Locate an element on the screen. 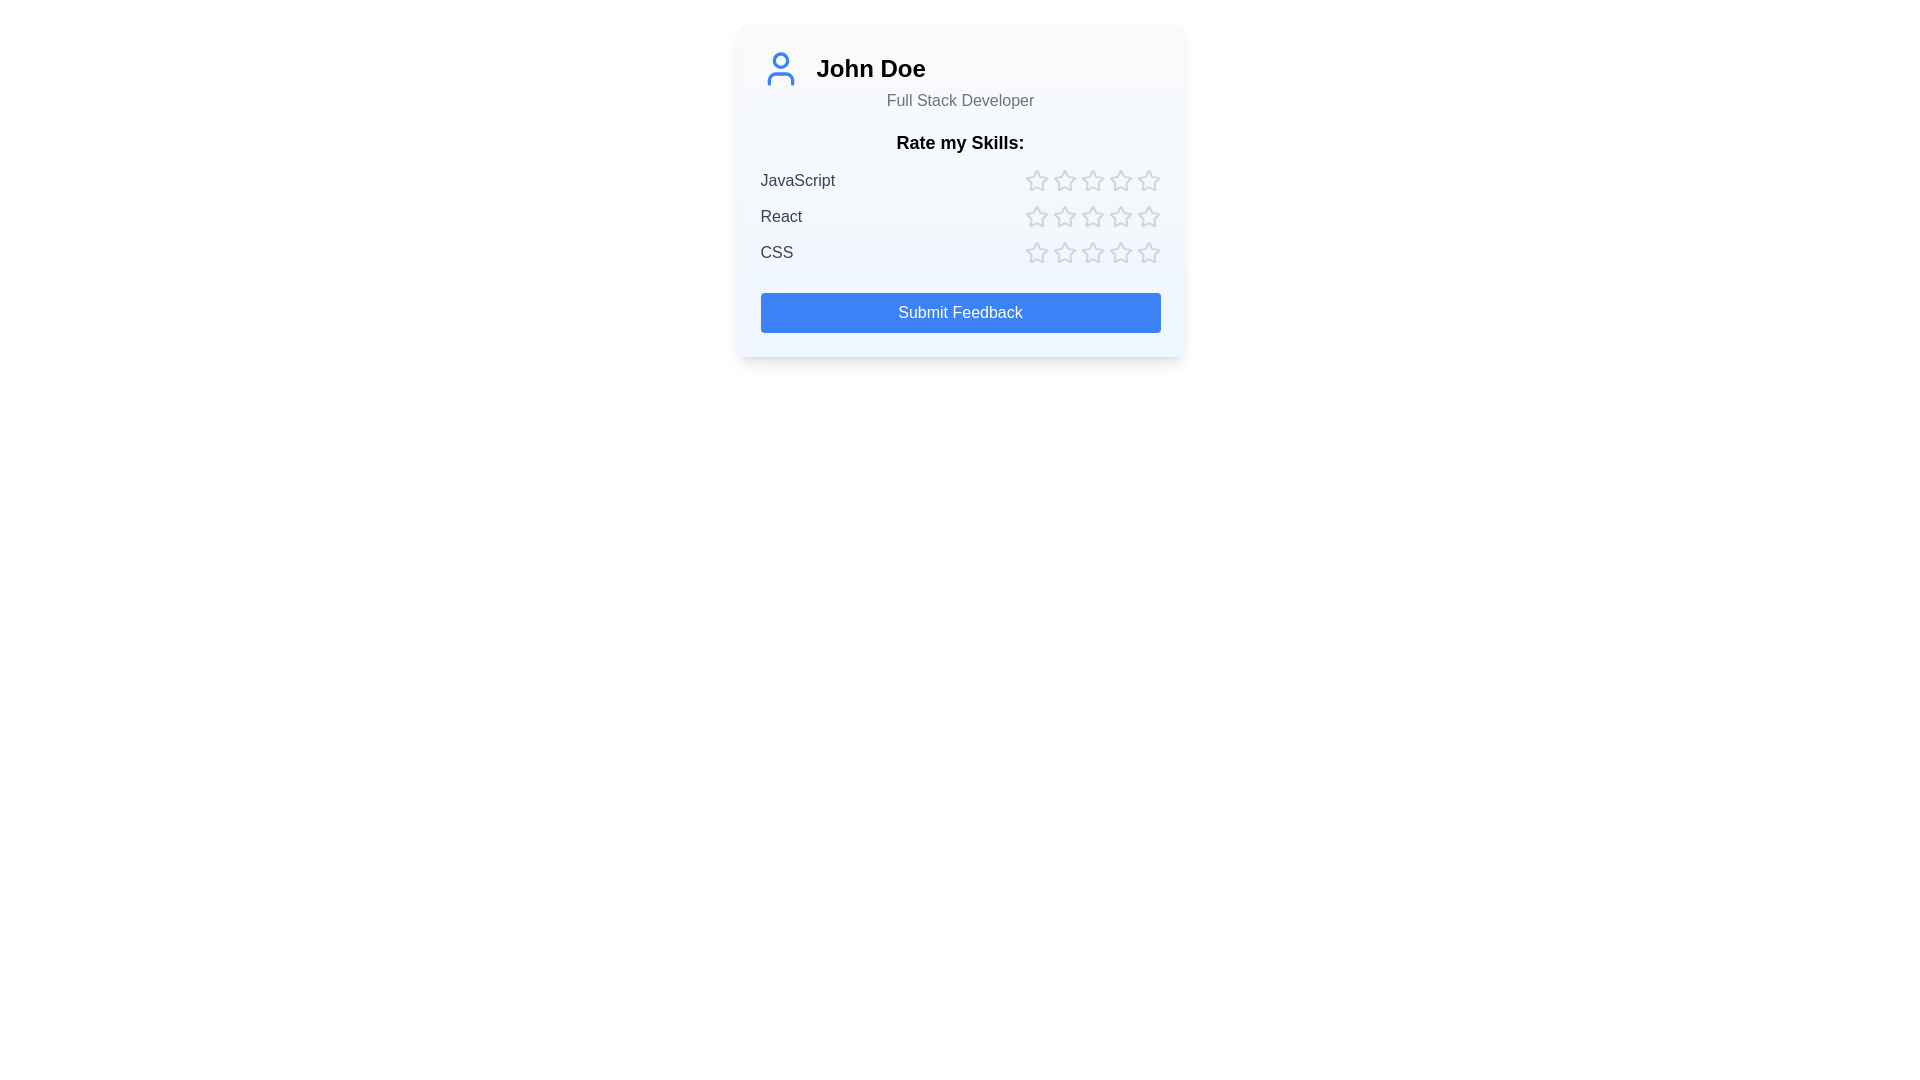  the skill name to select its text is located at coordinates (796, 181).